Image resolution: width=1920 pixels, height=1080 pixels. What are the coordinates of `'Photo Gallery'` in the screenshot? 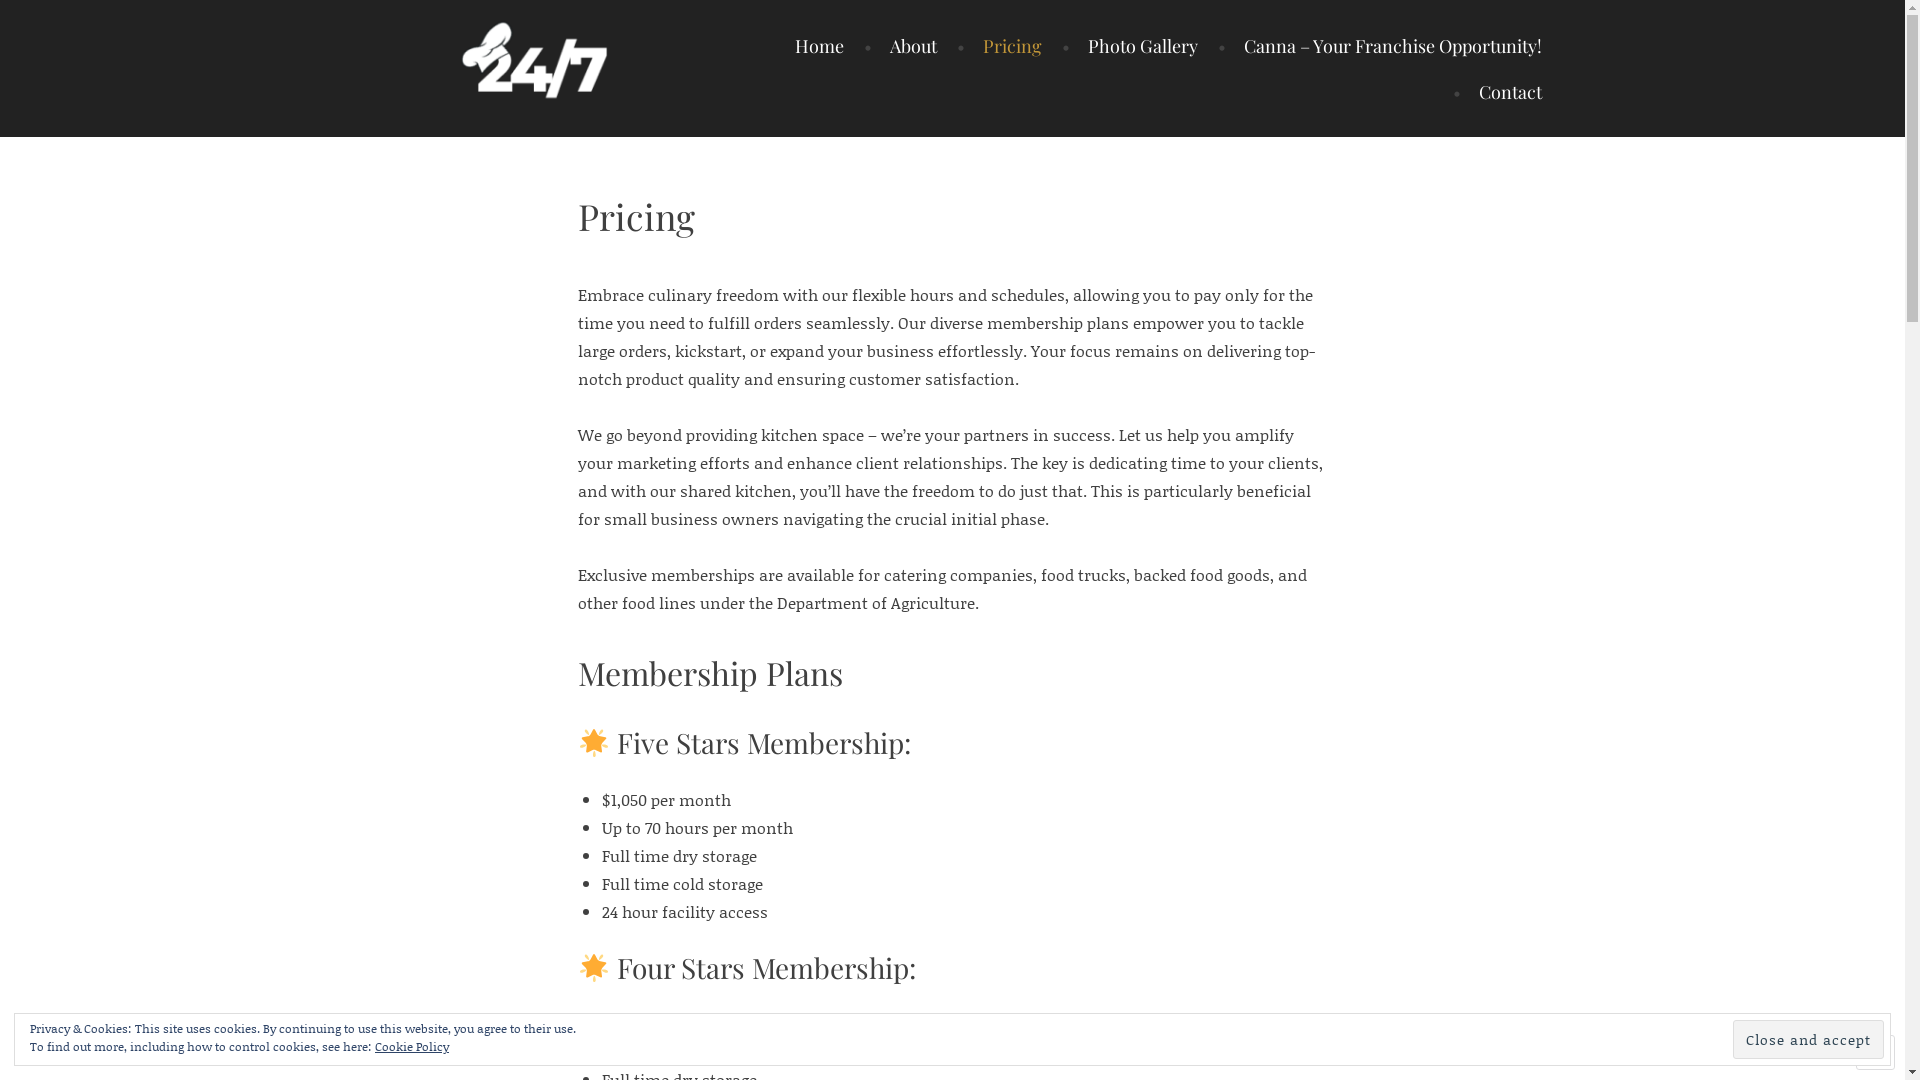 It's located at (1060, 45).